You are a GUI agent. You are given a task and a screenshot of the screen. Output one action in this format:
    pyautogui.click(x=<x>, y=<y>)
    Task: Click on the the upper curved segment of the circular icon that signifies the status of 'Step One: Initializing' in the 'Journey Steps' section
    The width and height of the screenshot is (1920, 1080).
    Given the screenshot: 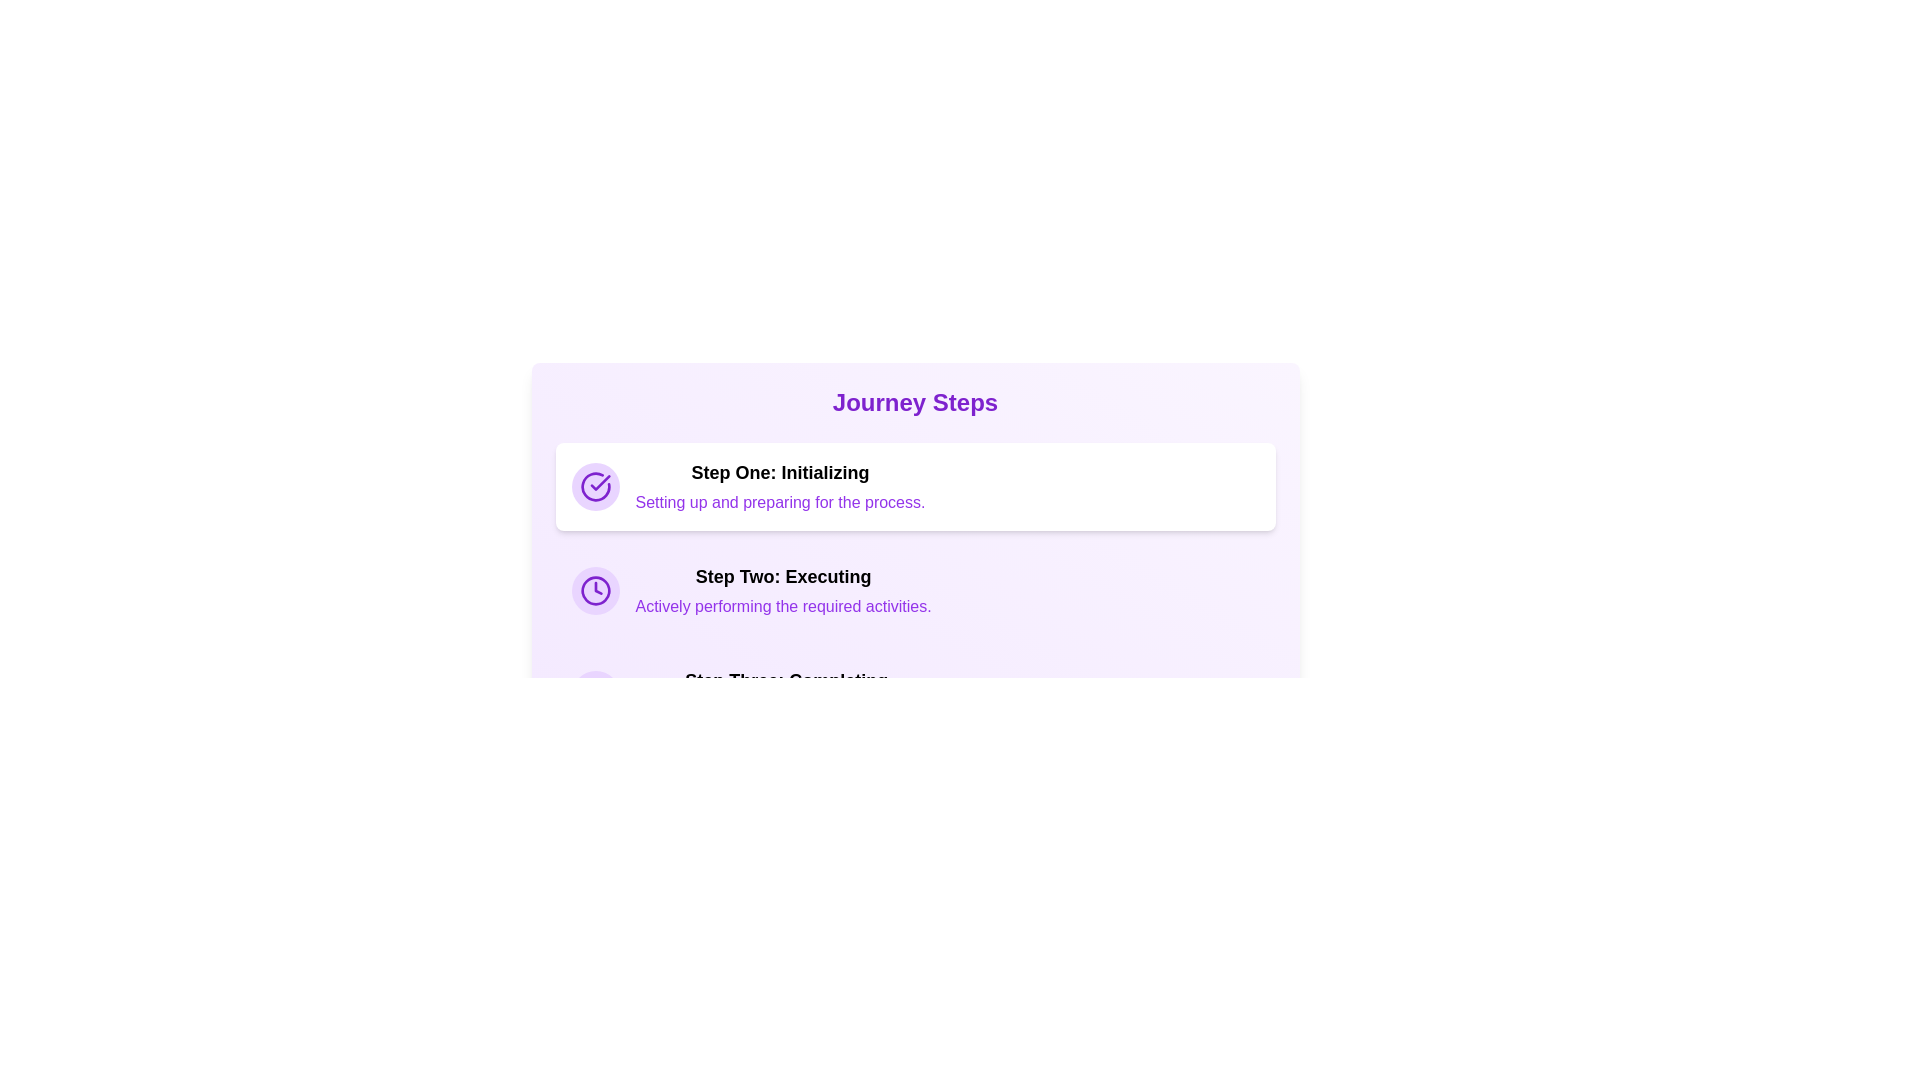 What is the action you would take?
    pyautogui.click(x=594, y=486)
    